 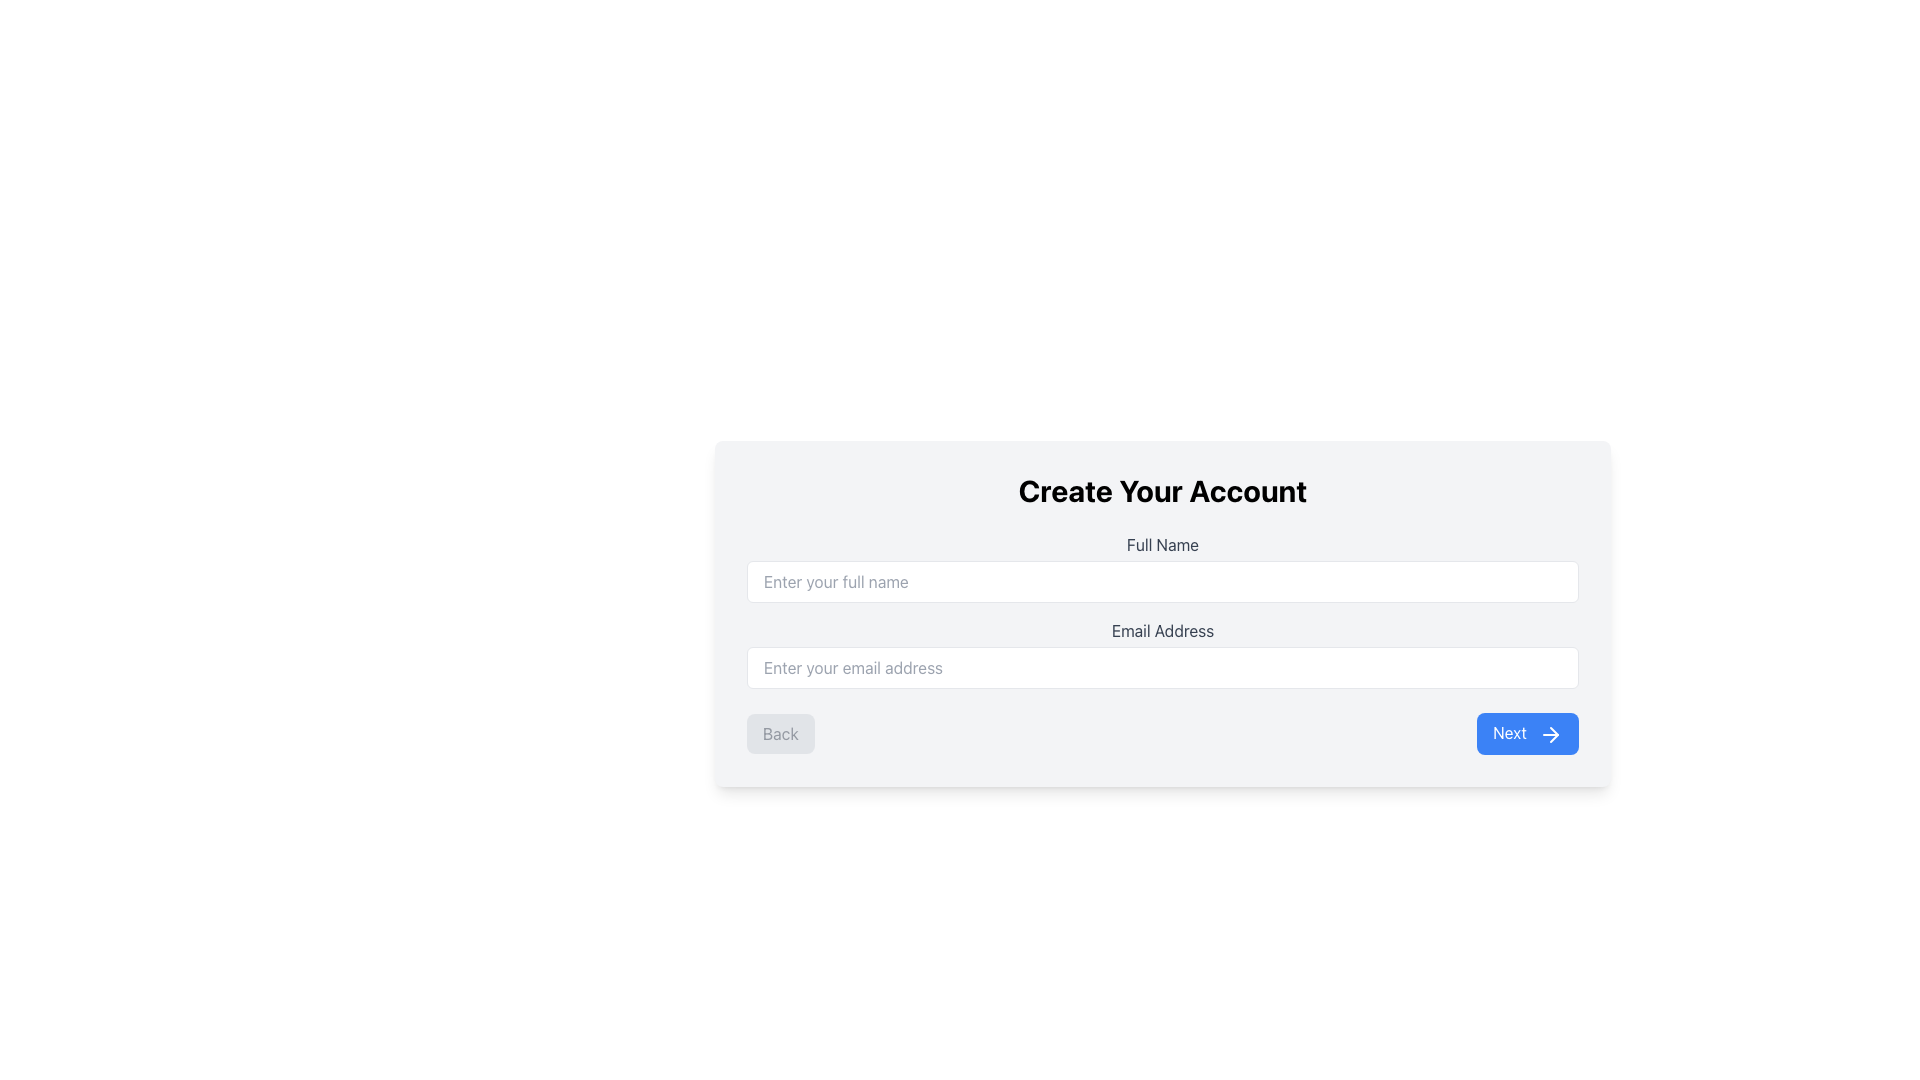 What do you see at coordinates (1527, 733) in the screenshot?
I see `the 'Next' button, which has a blue background and white text` at bounding box center [1527, 733].